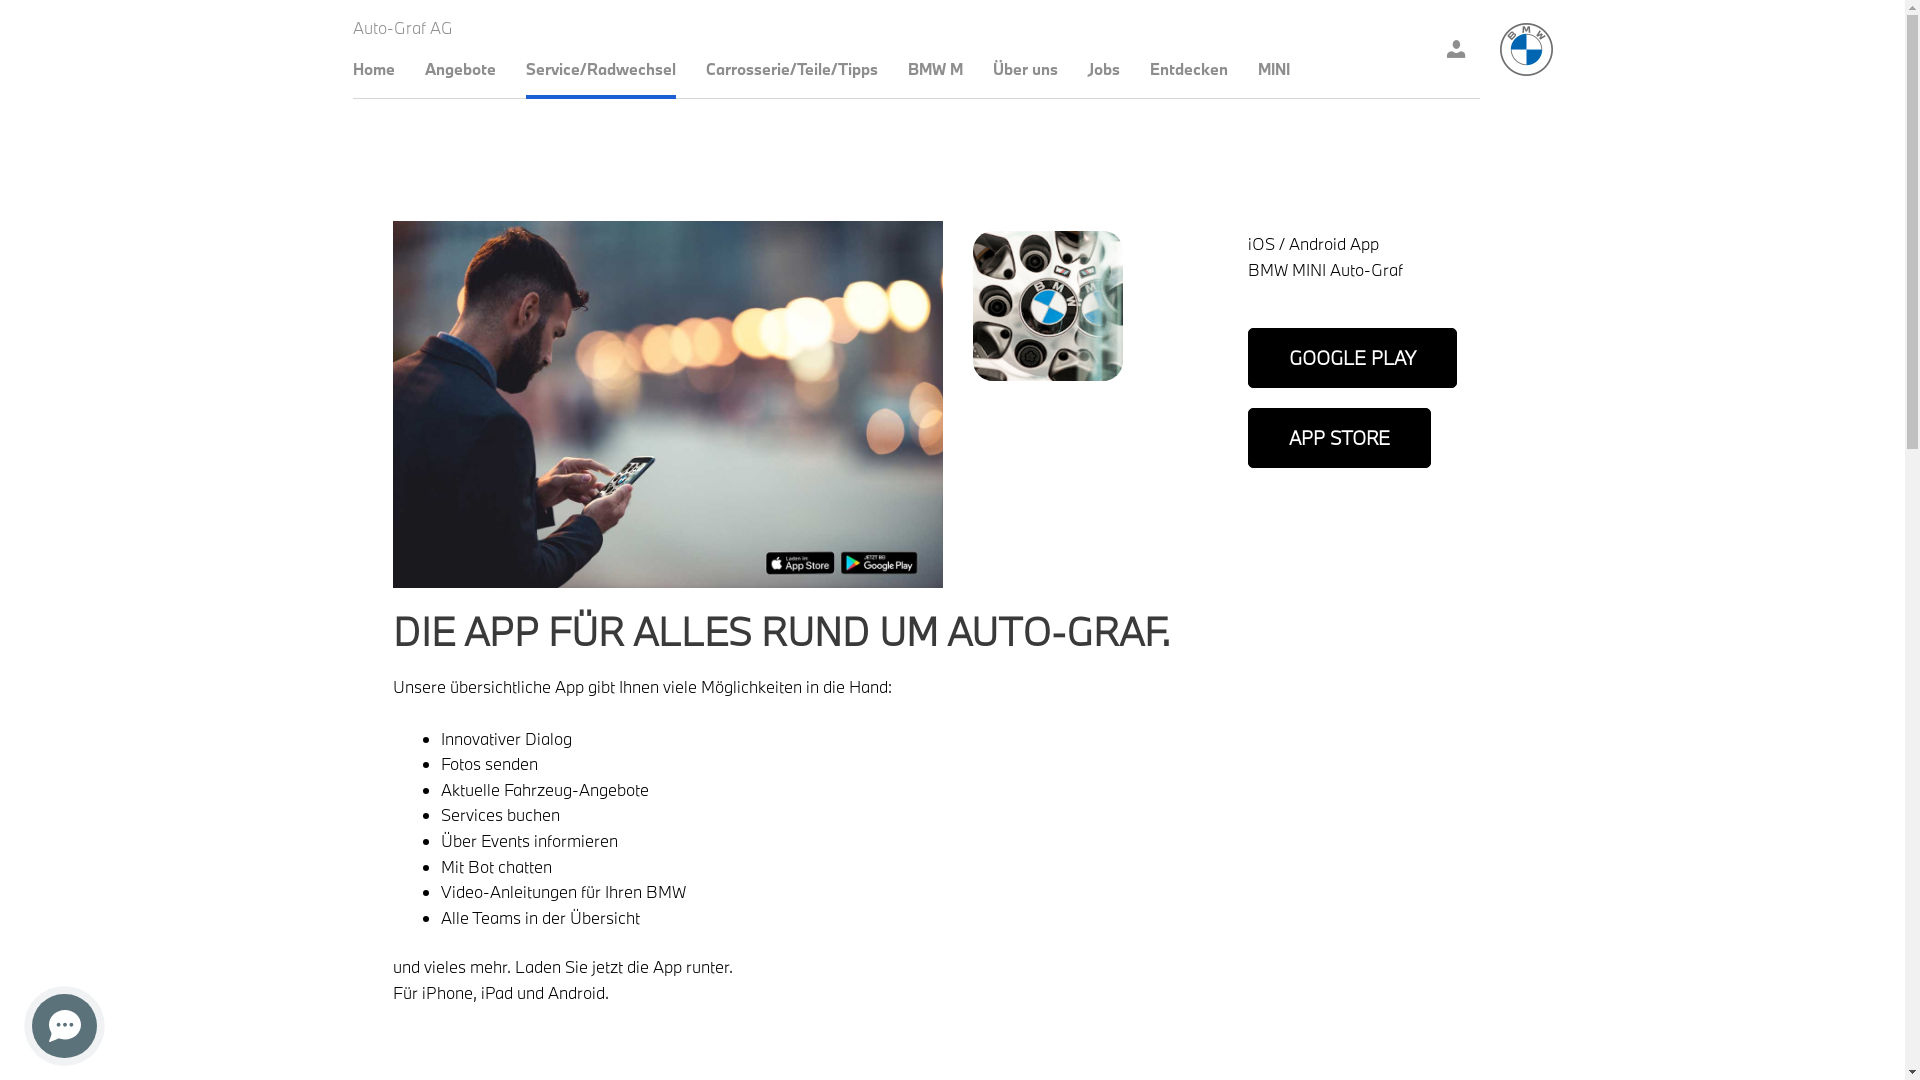 This screenshot has width=1920, height=1080. I want to click on 'Entdecken', so click(1189, 67).